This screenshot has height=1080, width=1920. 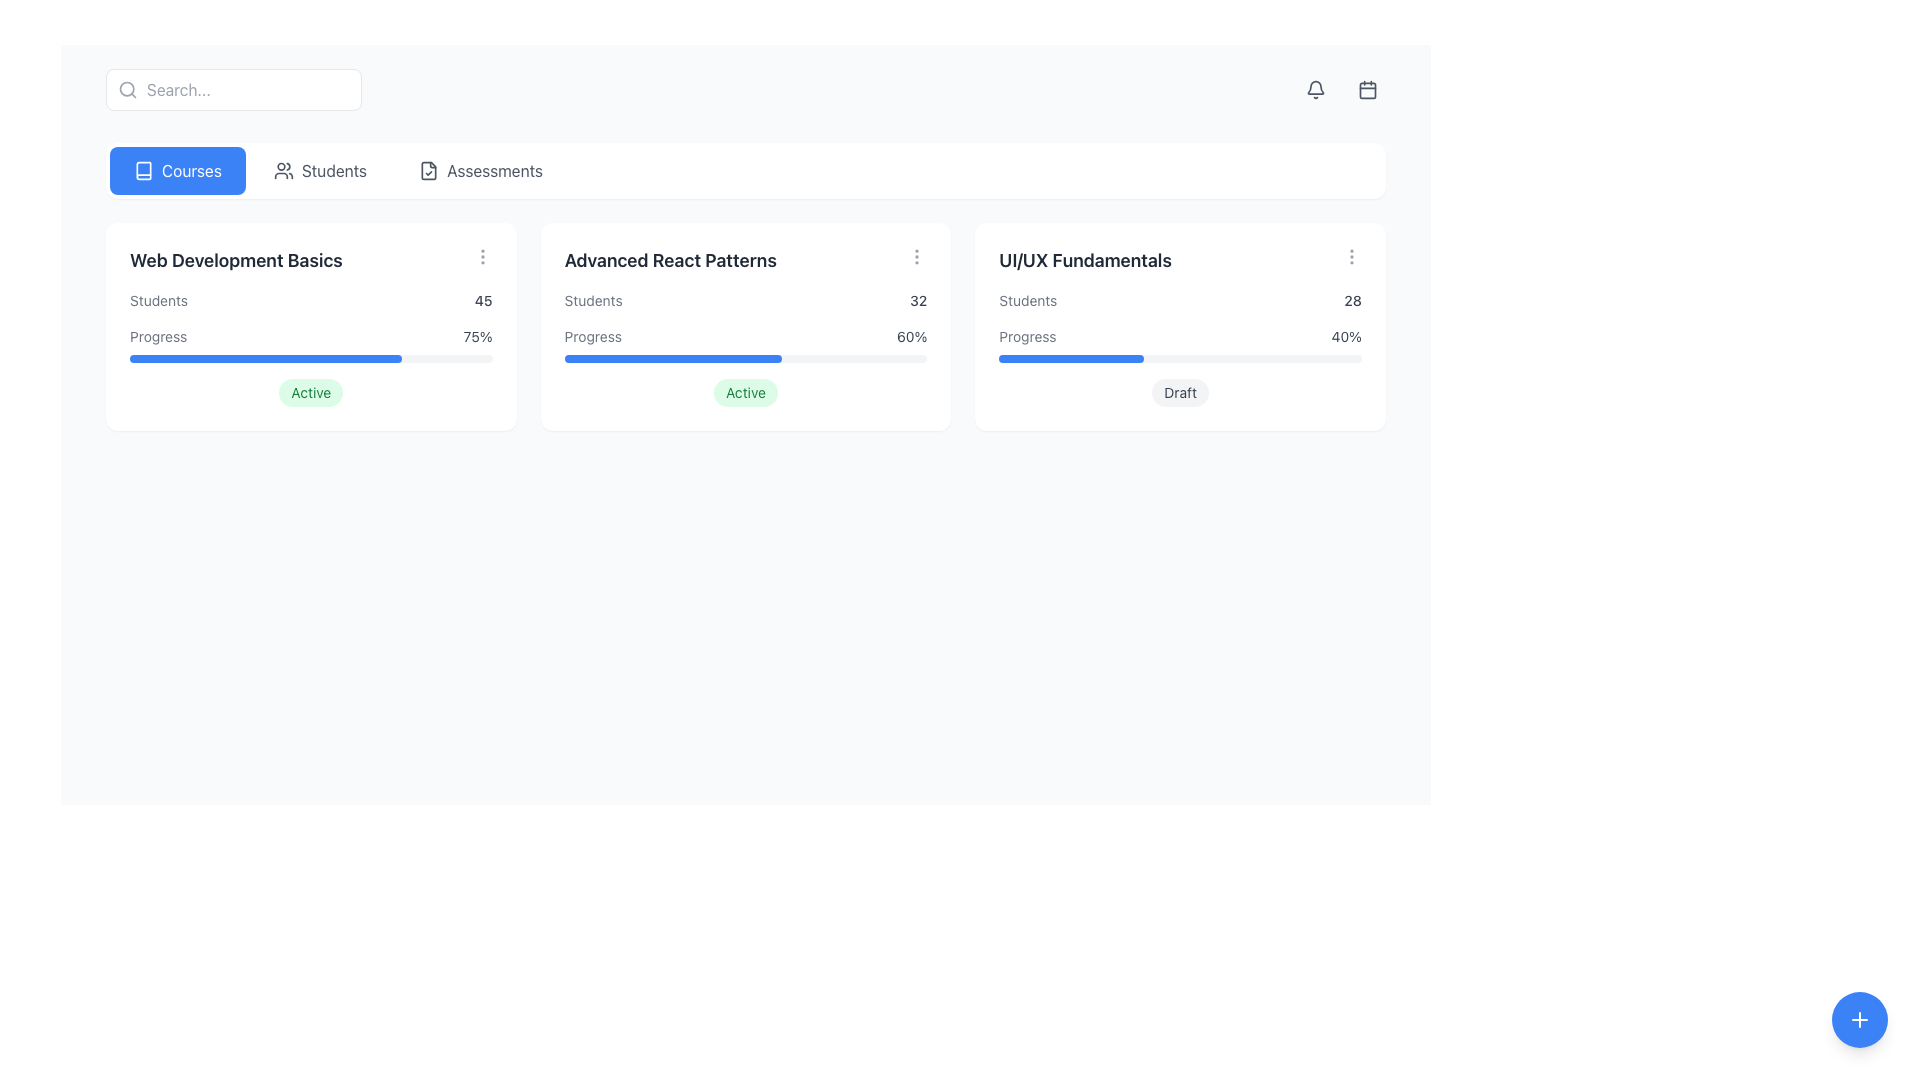 I want to click on the icon located in the top right corner of the 'Advanced React Patterns' card, so click(x=915, y=256).